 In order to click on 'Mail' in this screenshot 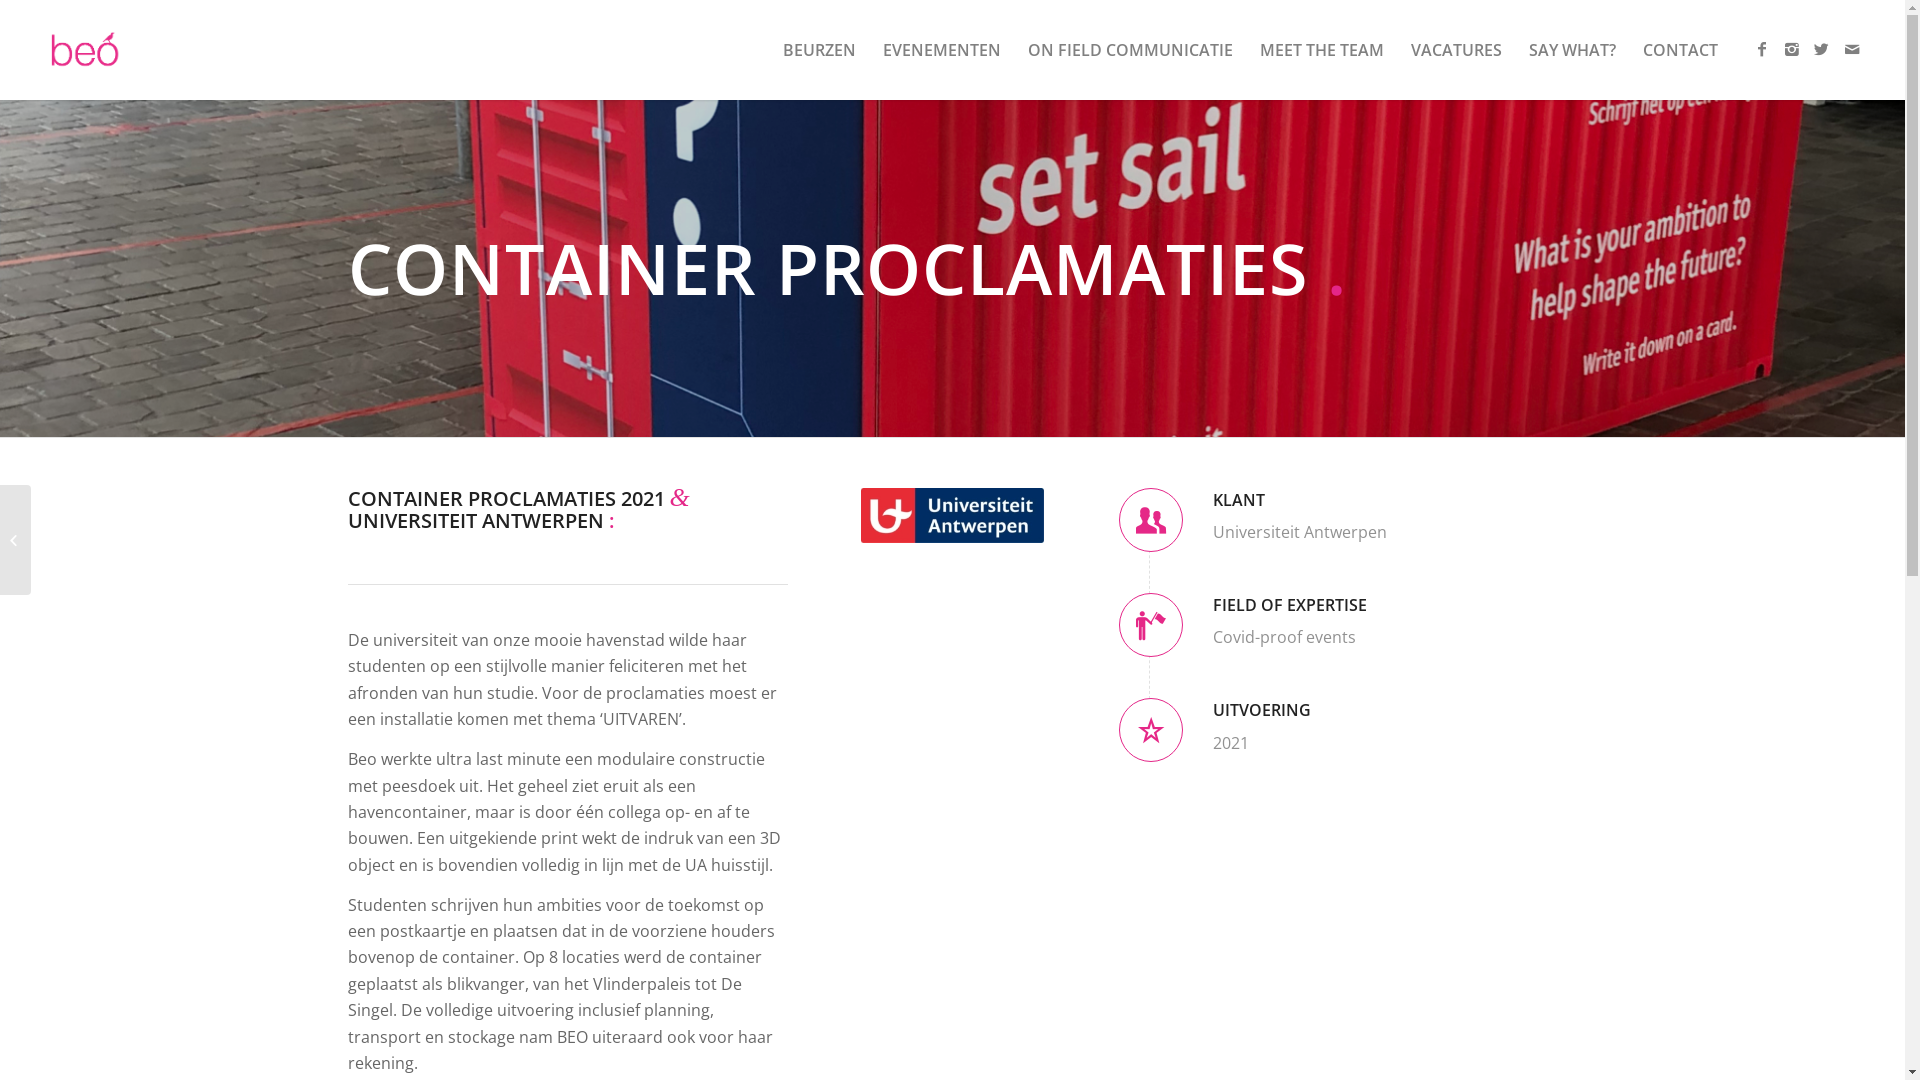, I will do `click(1851, 48)`.